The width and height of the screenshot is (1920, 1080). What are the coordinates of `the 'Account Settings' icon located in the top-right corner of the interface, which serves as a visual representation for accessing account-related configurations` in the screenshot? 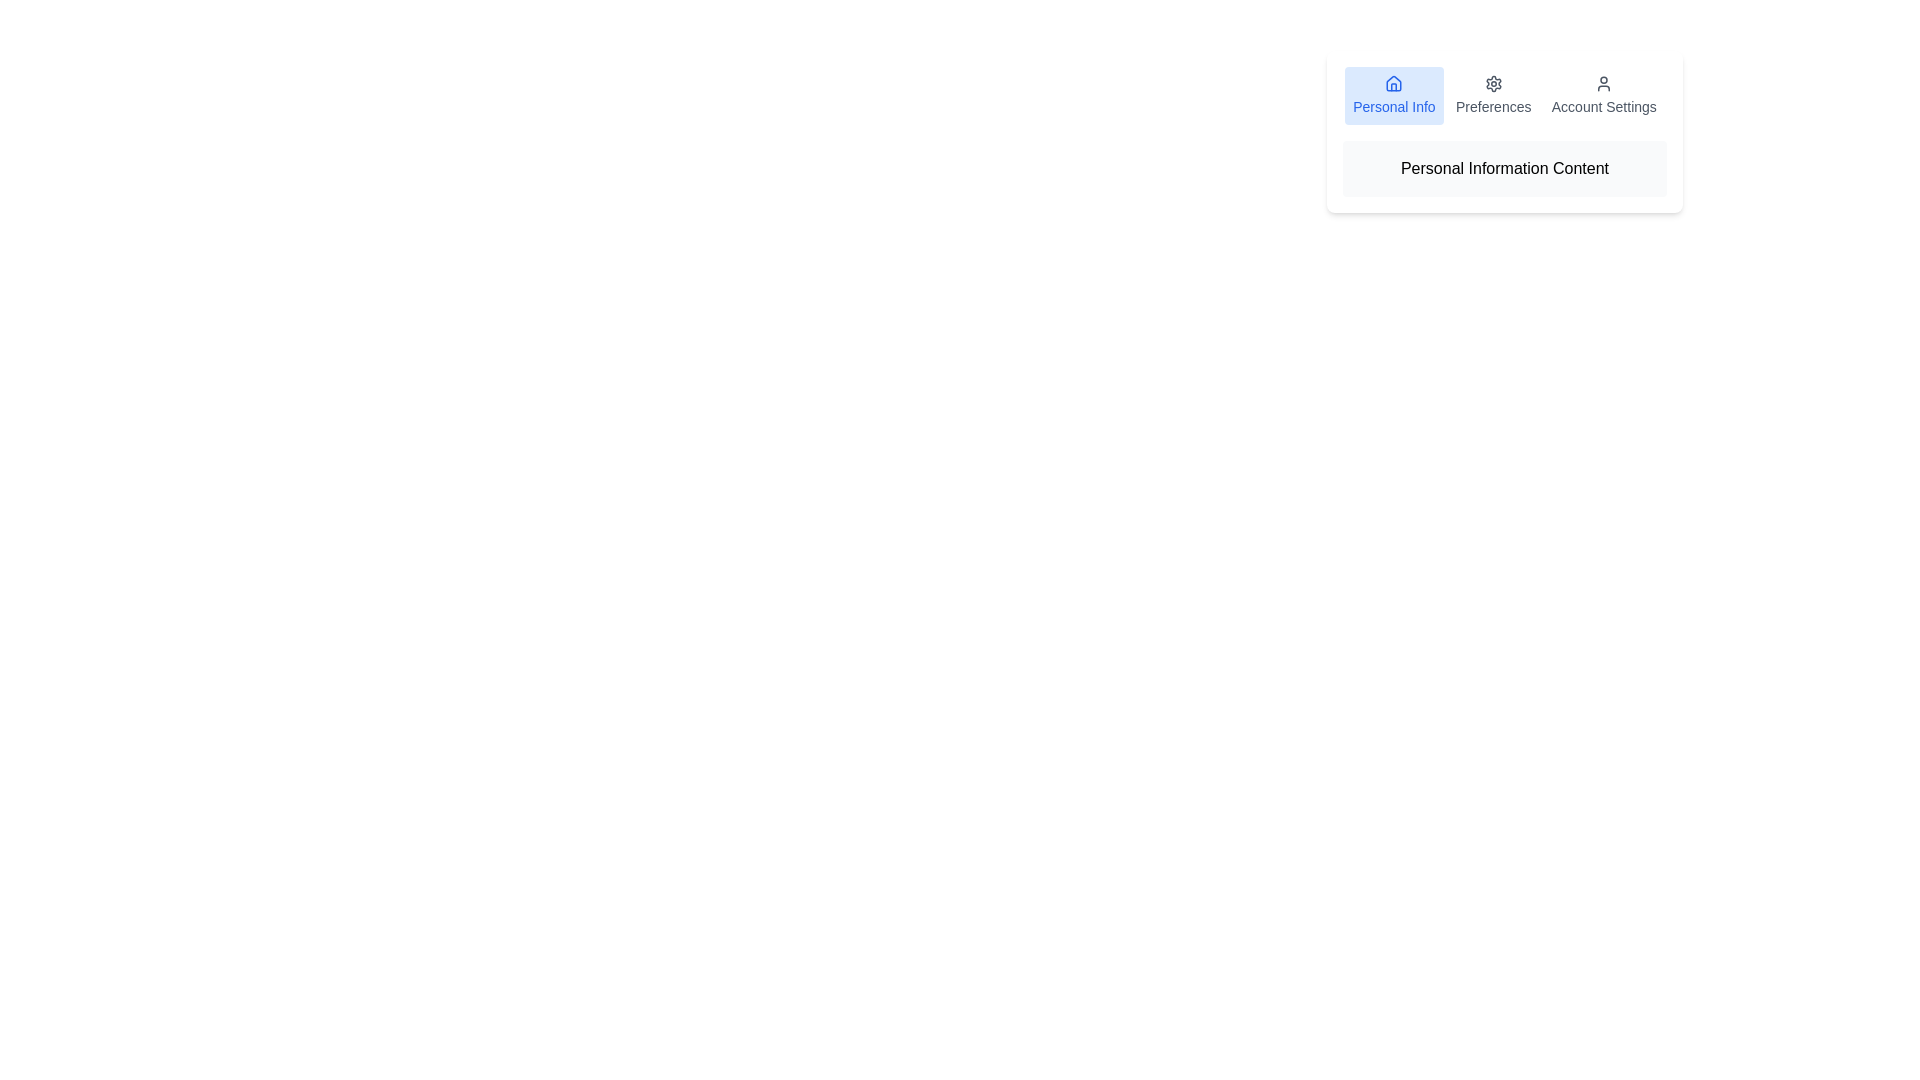 It's located at (1604, 83).